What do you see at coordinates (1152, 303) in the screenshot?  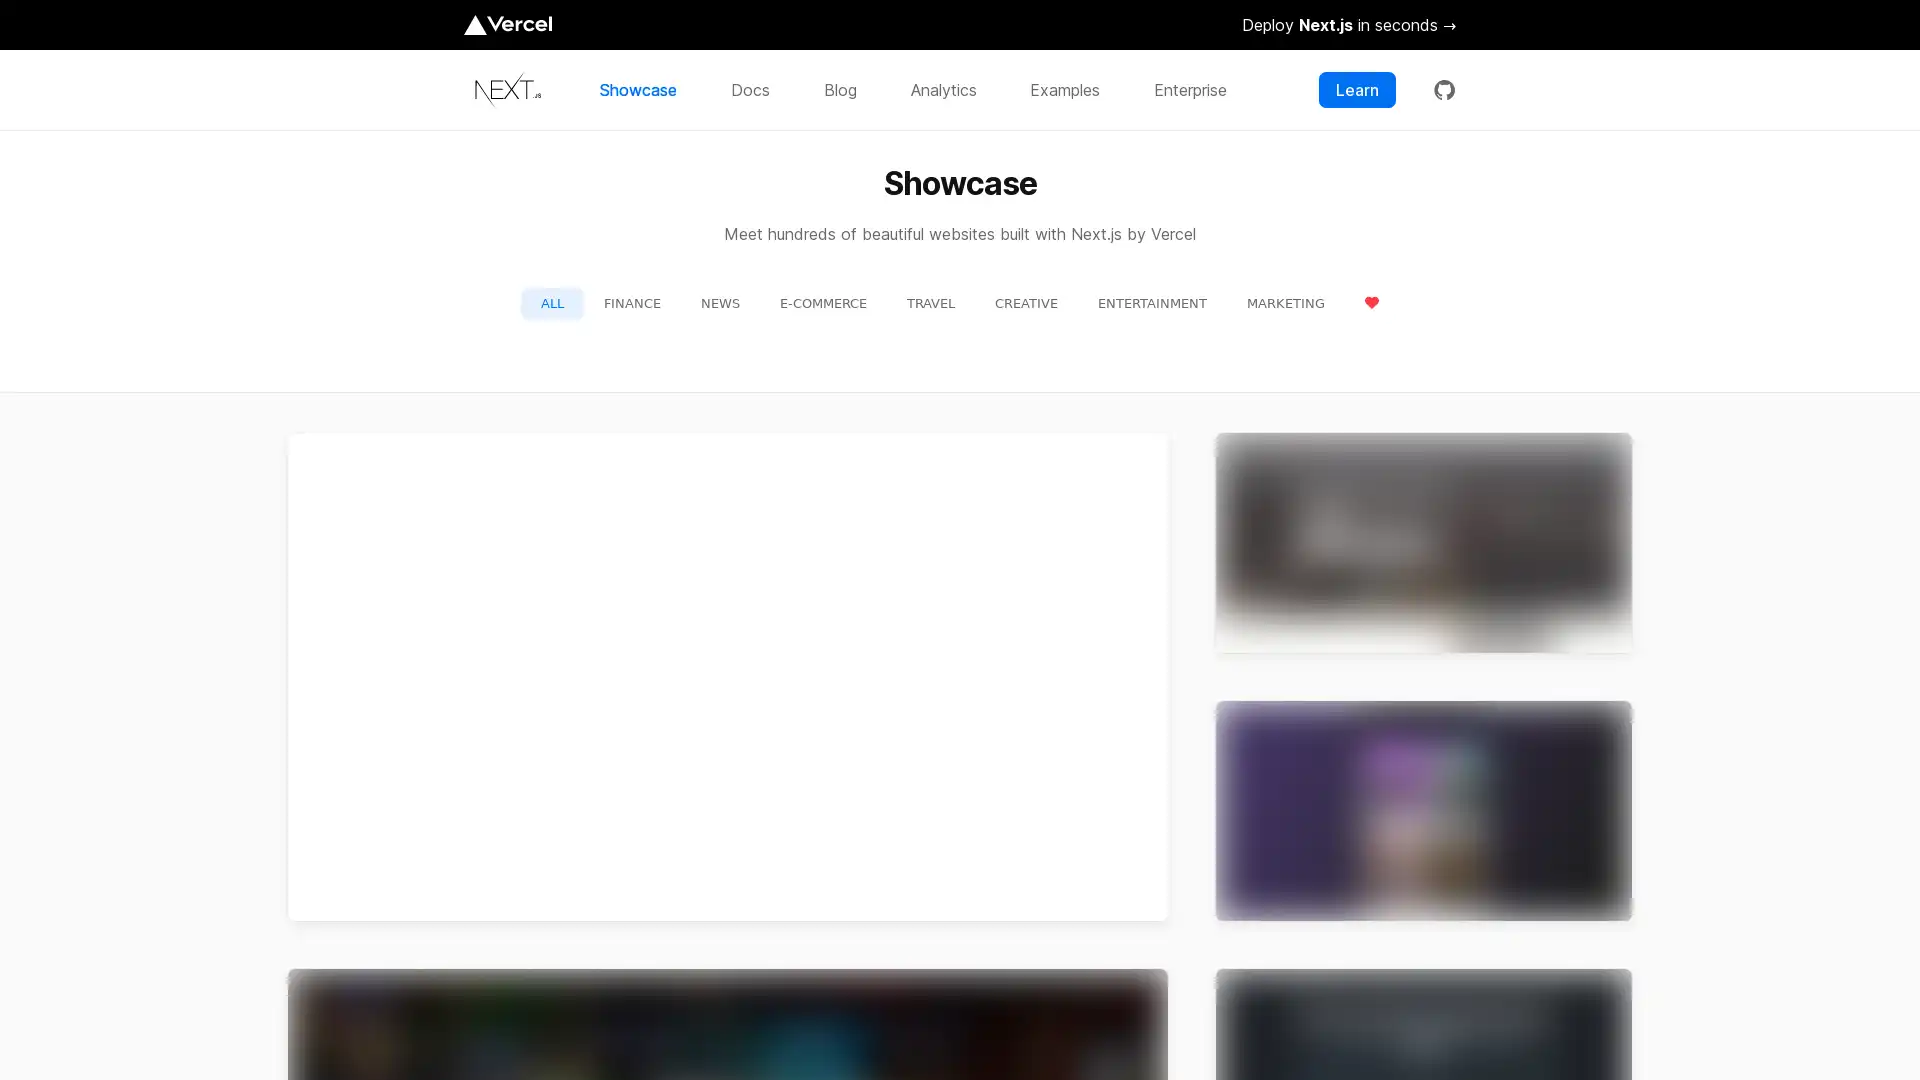 I see `ENTERTAINMENT` at bounding box center [1152, 303].